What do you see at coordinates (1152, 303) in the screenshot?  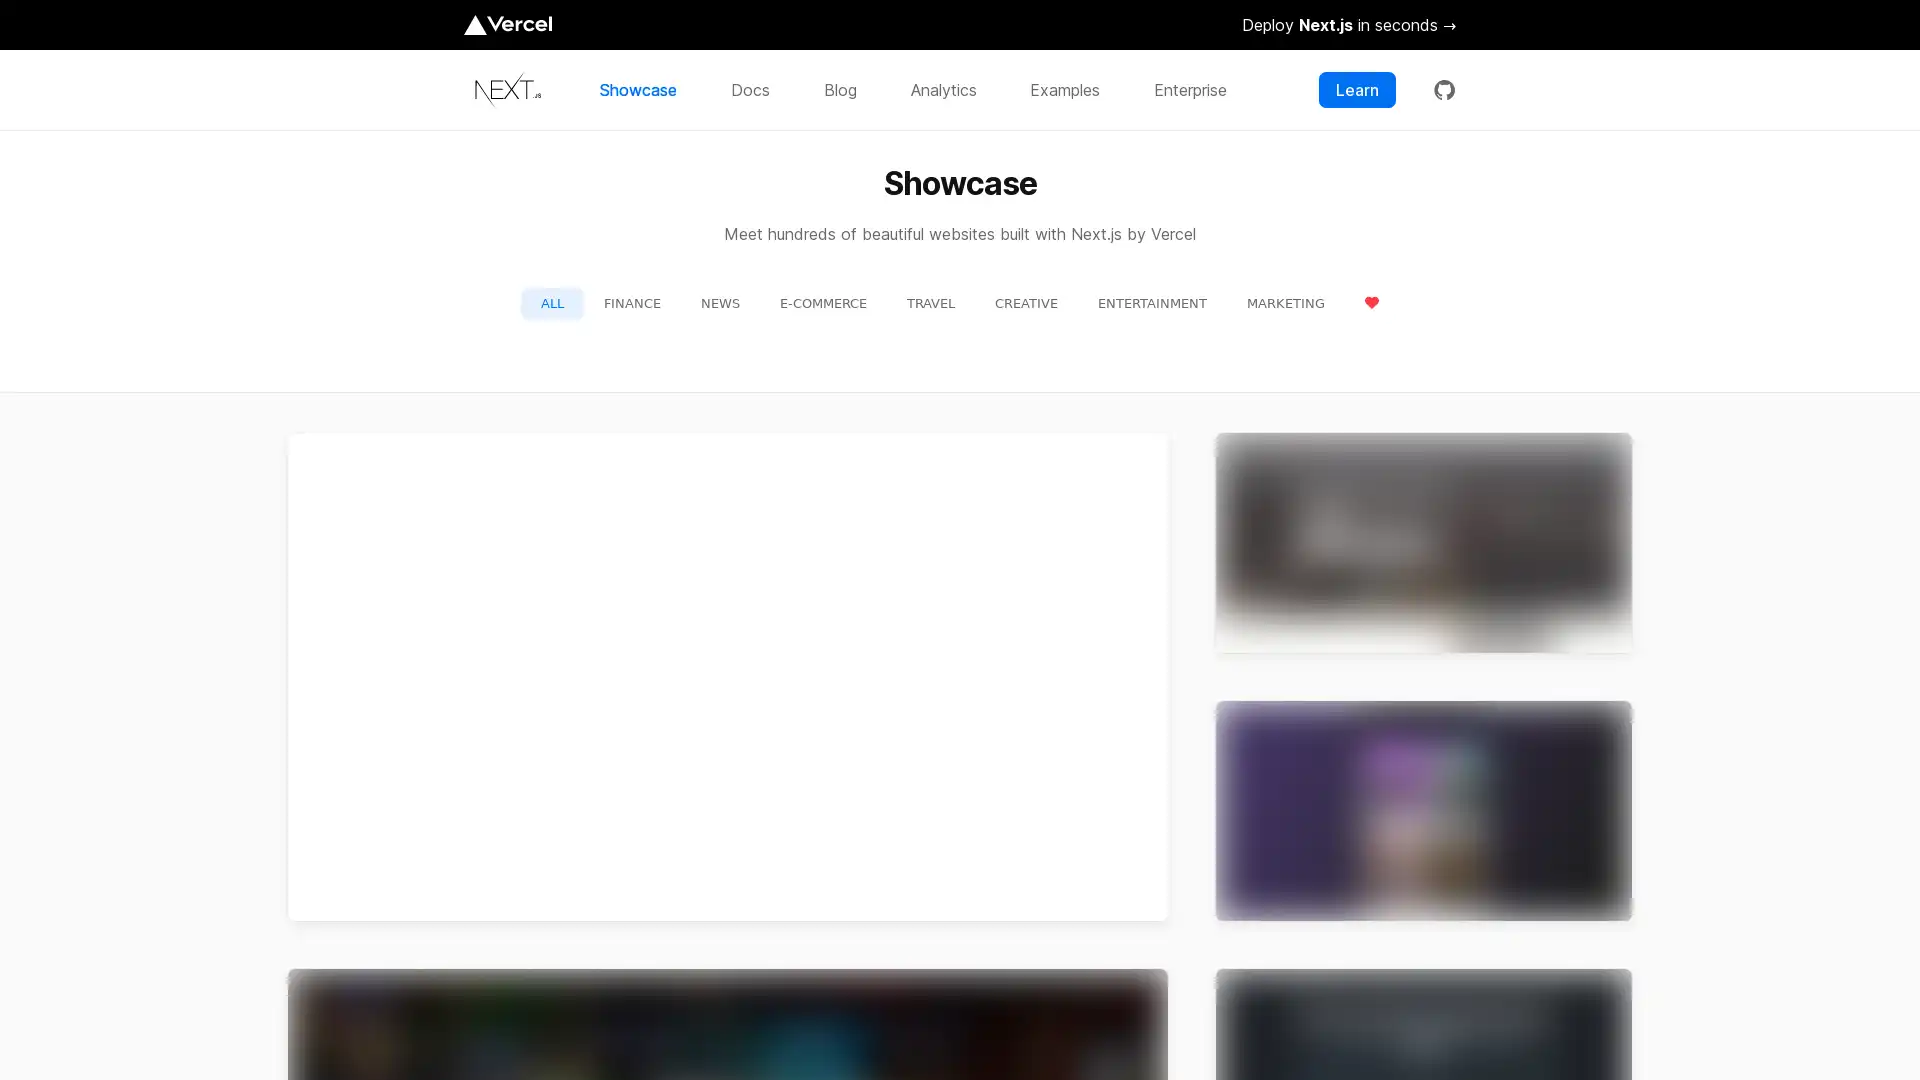 I see `ENTERTAINMENT` at bounding box center [1152, 303].